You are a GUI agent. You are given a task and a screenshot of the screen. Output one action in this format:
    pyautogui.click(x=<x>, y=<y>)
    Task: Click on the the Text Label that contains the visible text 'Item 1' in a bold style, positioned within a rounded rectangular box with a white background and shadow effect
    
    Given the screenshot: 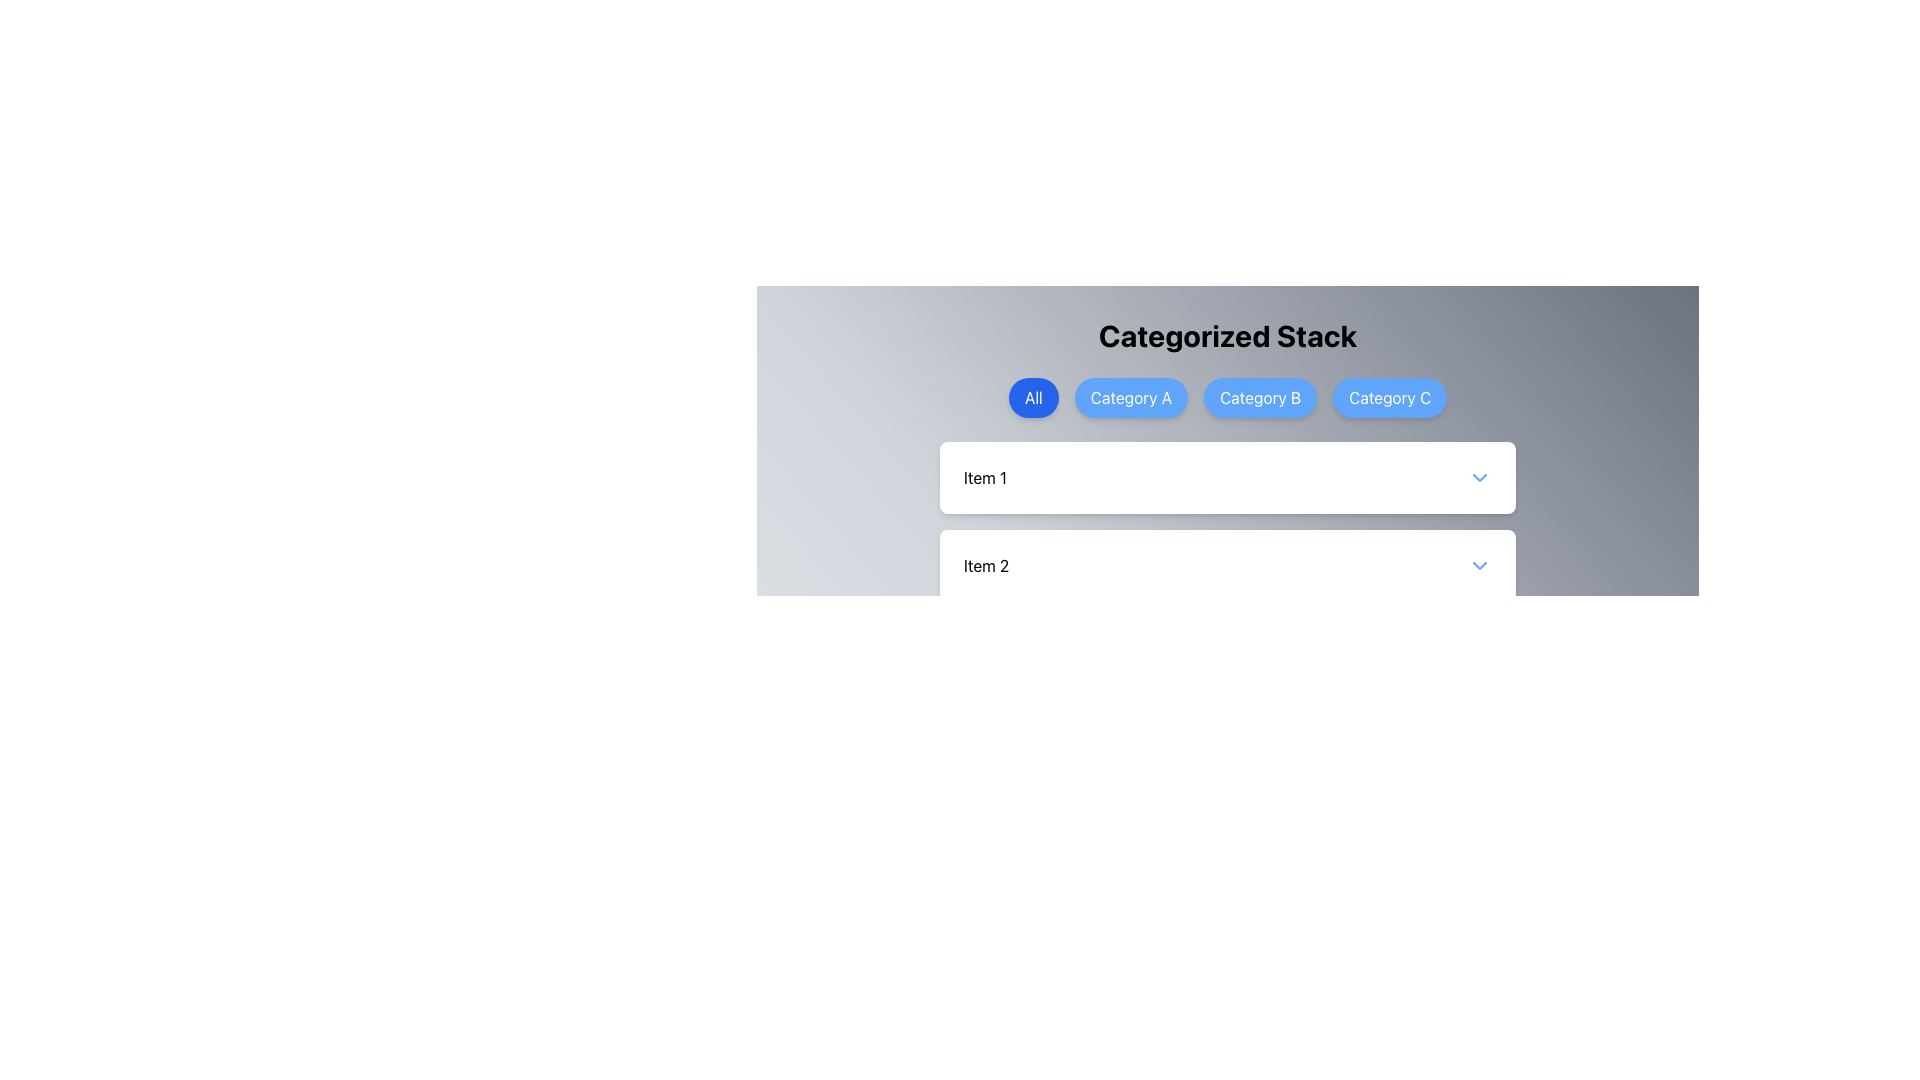 What is the action you would take?
    pyautogui.click(x=985, y=478)
    